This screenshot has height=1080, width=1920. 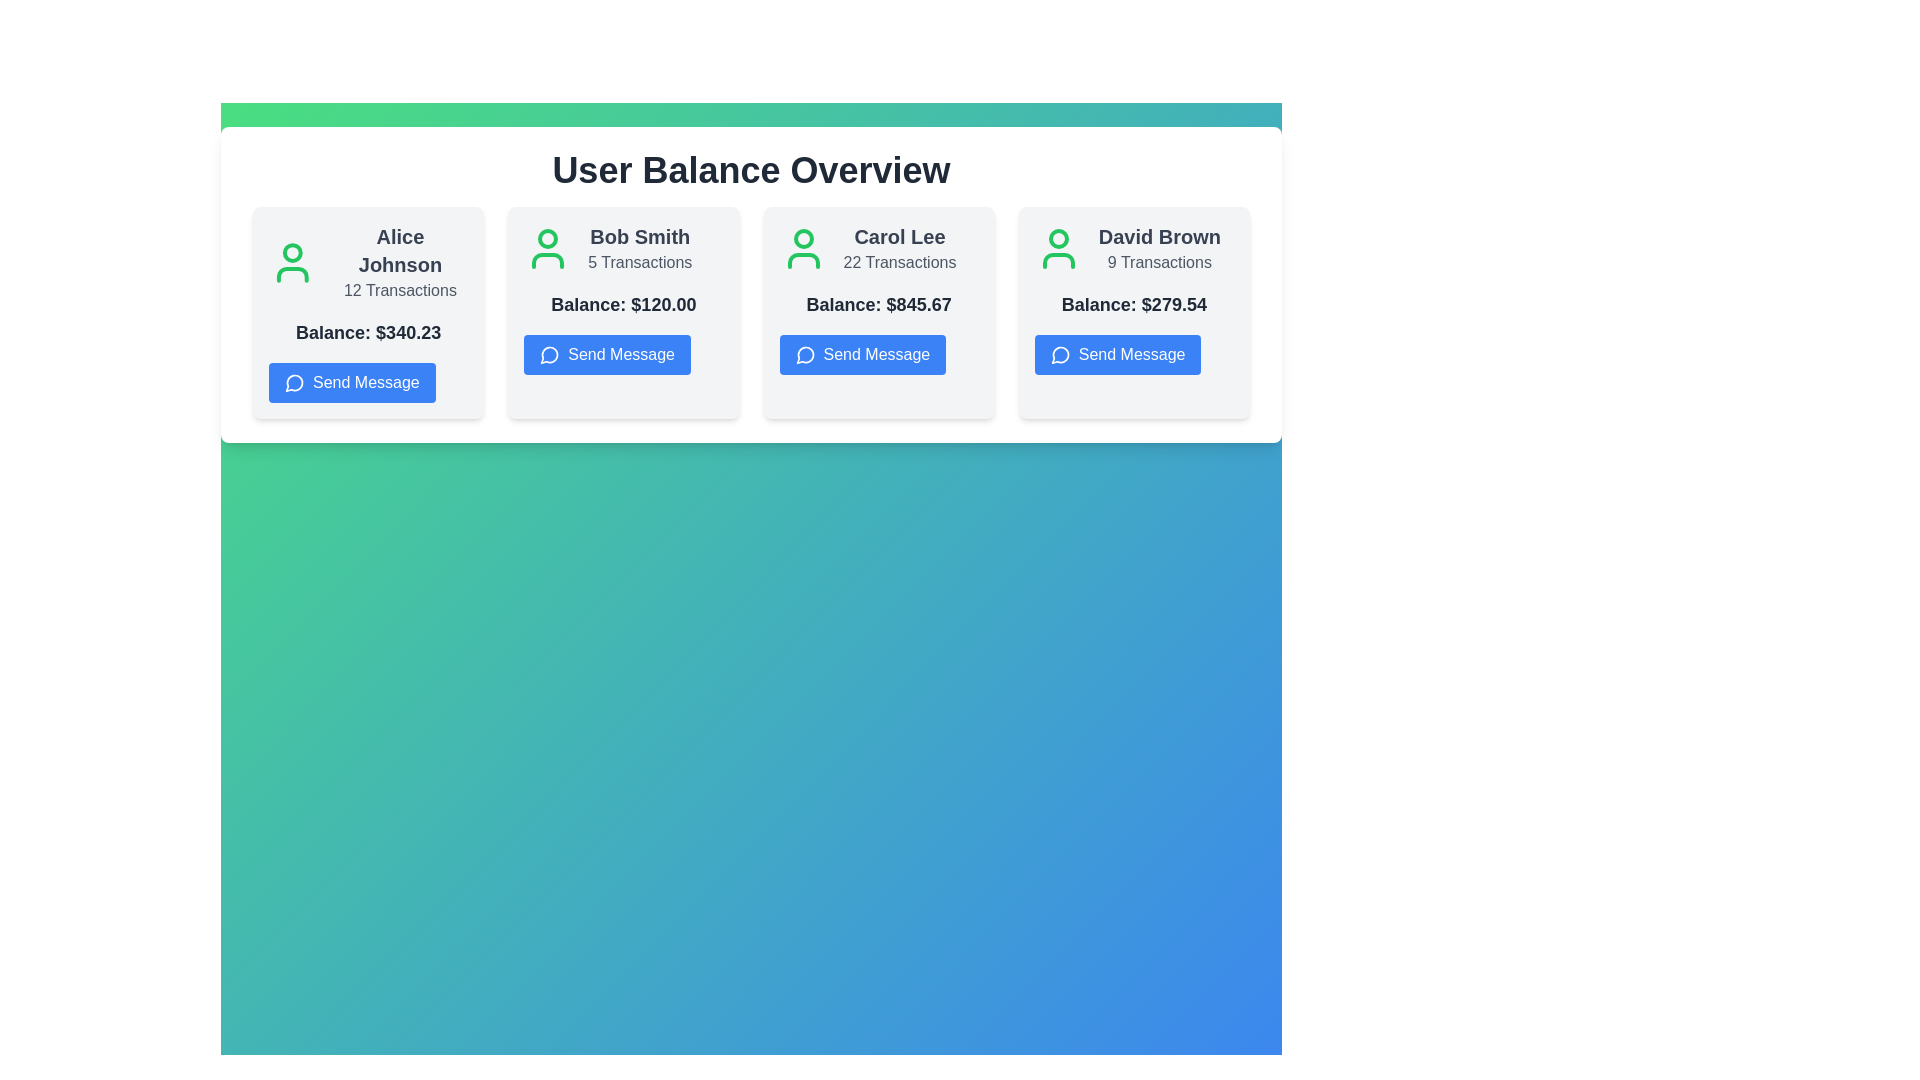 What do you see at coordinates (898, 261) in the screenshot?
I see `the text label displaying the number of transactions for 'Carol Lee', located in the third user card from the left, below the user's name and above the balance amount` at bounding box center [898, 261].